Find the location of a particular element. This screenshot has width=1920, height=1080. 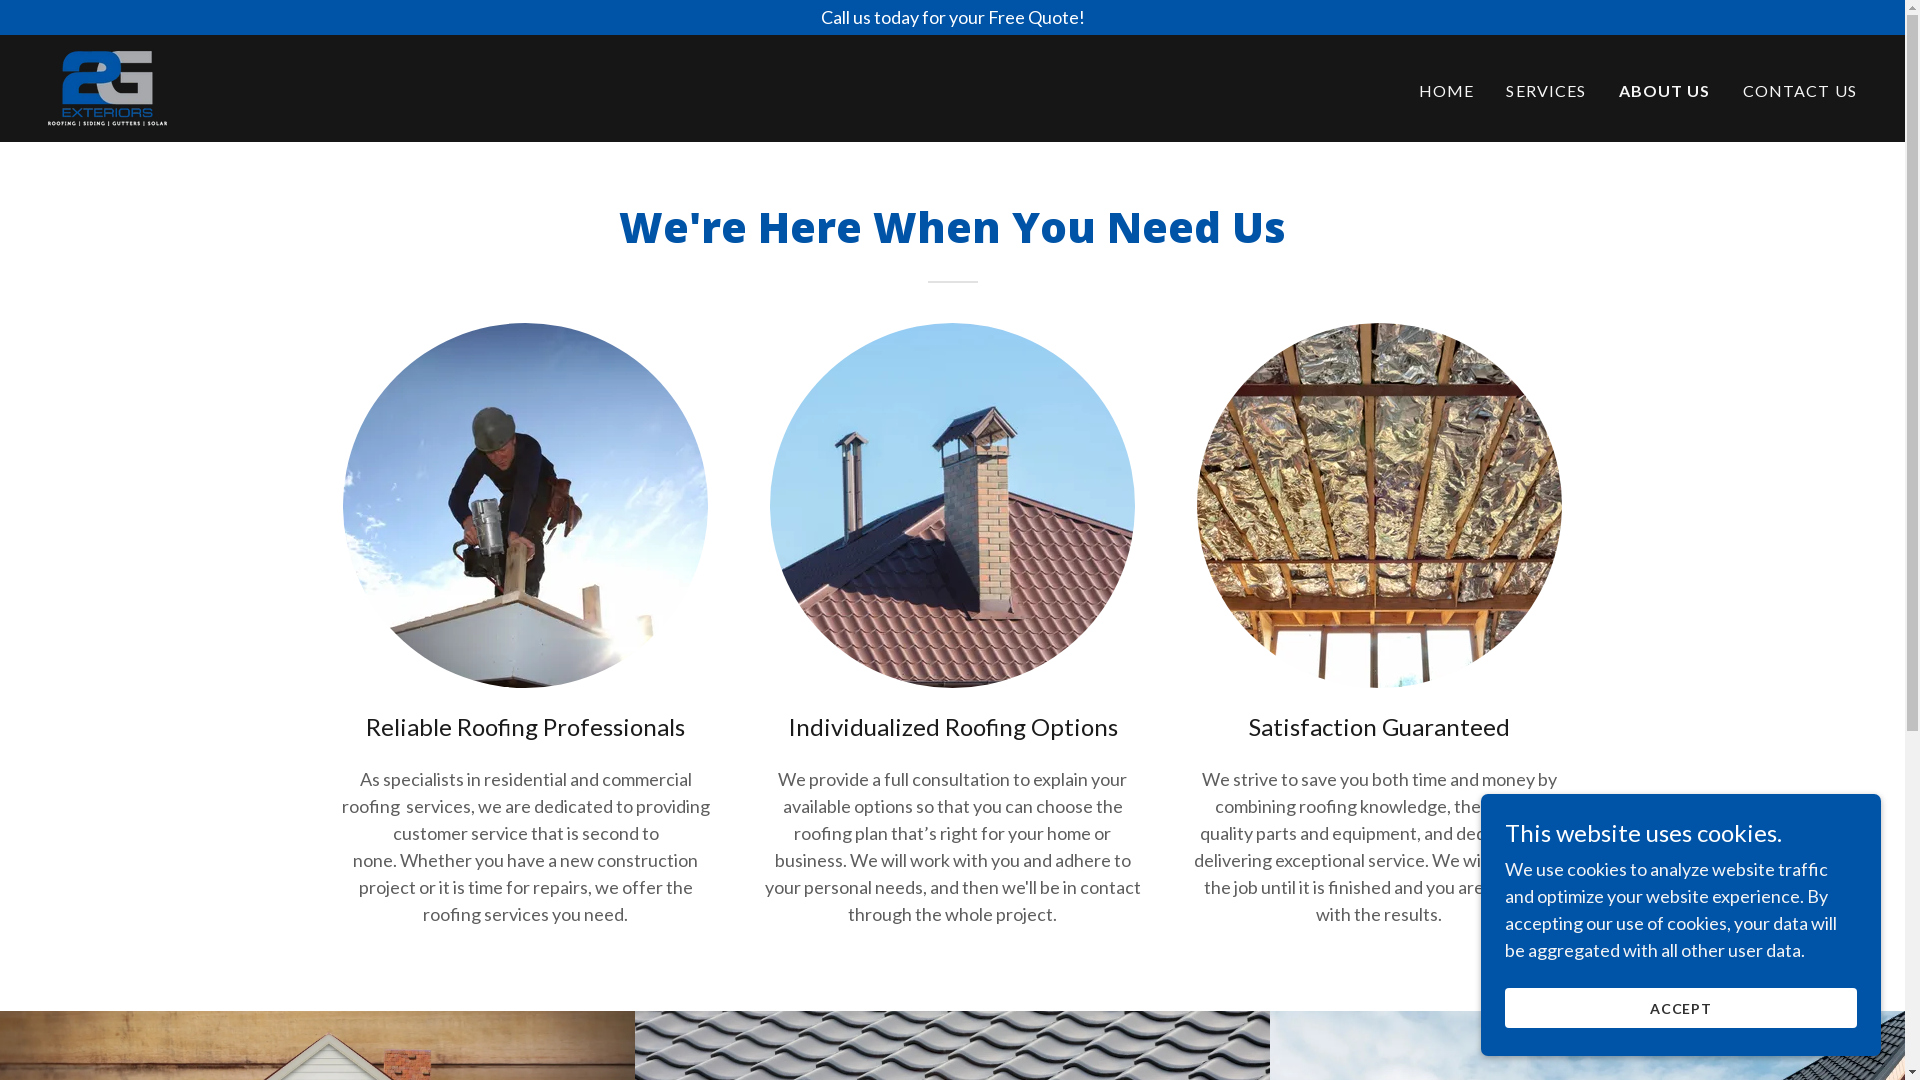

'ABOUT US' is located at coordinates (1665, 91).